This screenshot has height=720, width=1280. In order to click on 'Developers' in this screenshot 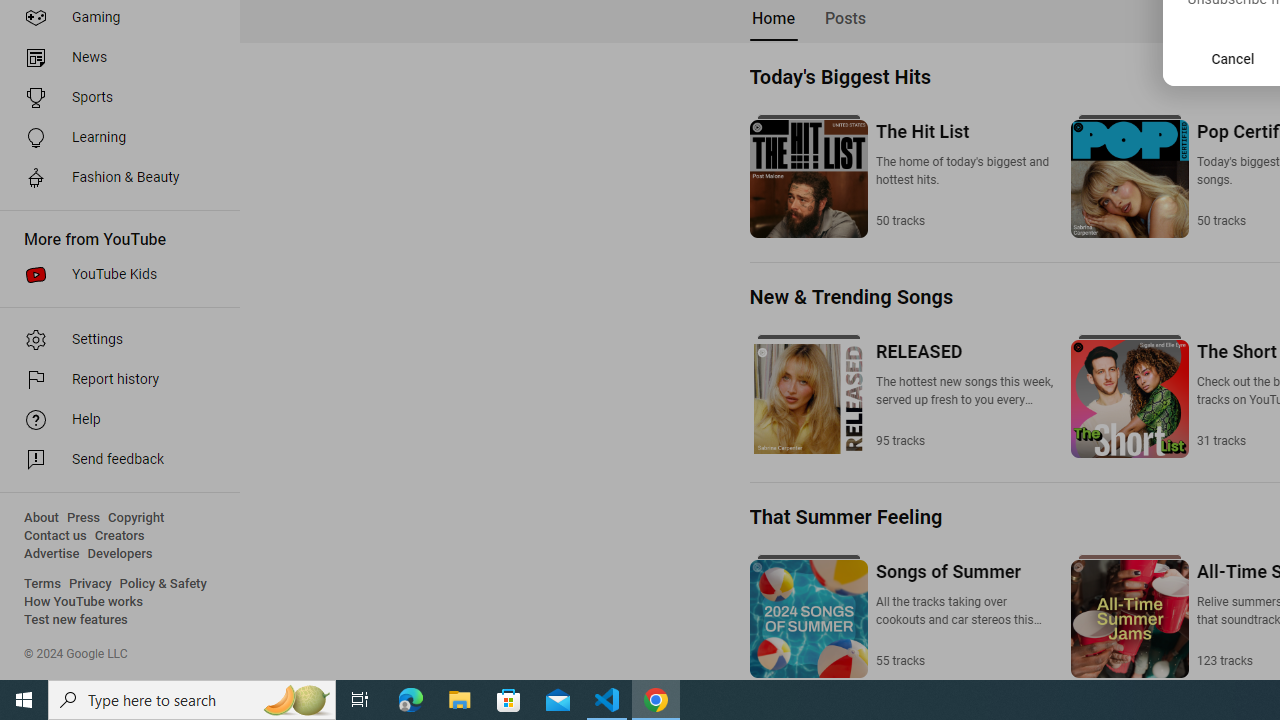, I will do `click(119, 554)`.